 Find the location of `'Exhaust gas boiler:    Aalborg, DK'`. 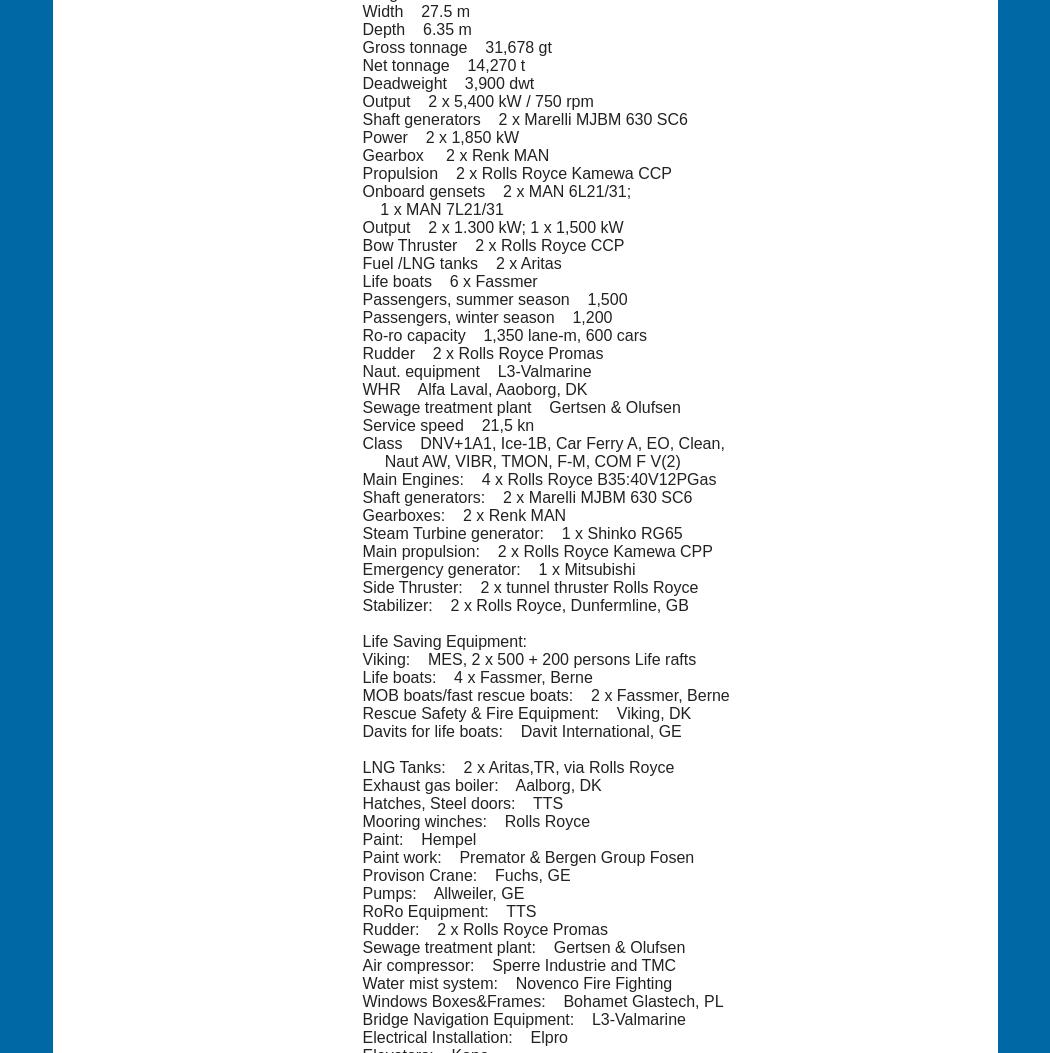

'Exhaust gas boiler:    Aalborg, DK' is located at coordinates (481, 784).